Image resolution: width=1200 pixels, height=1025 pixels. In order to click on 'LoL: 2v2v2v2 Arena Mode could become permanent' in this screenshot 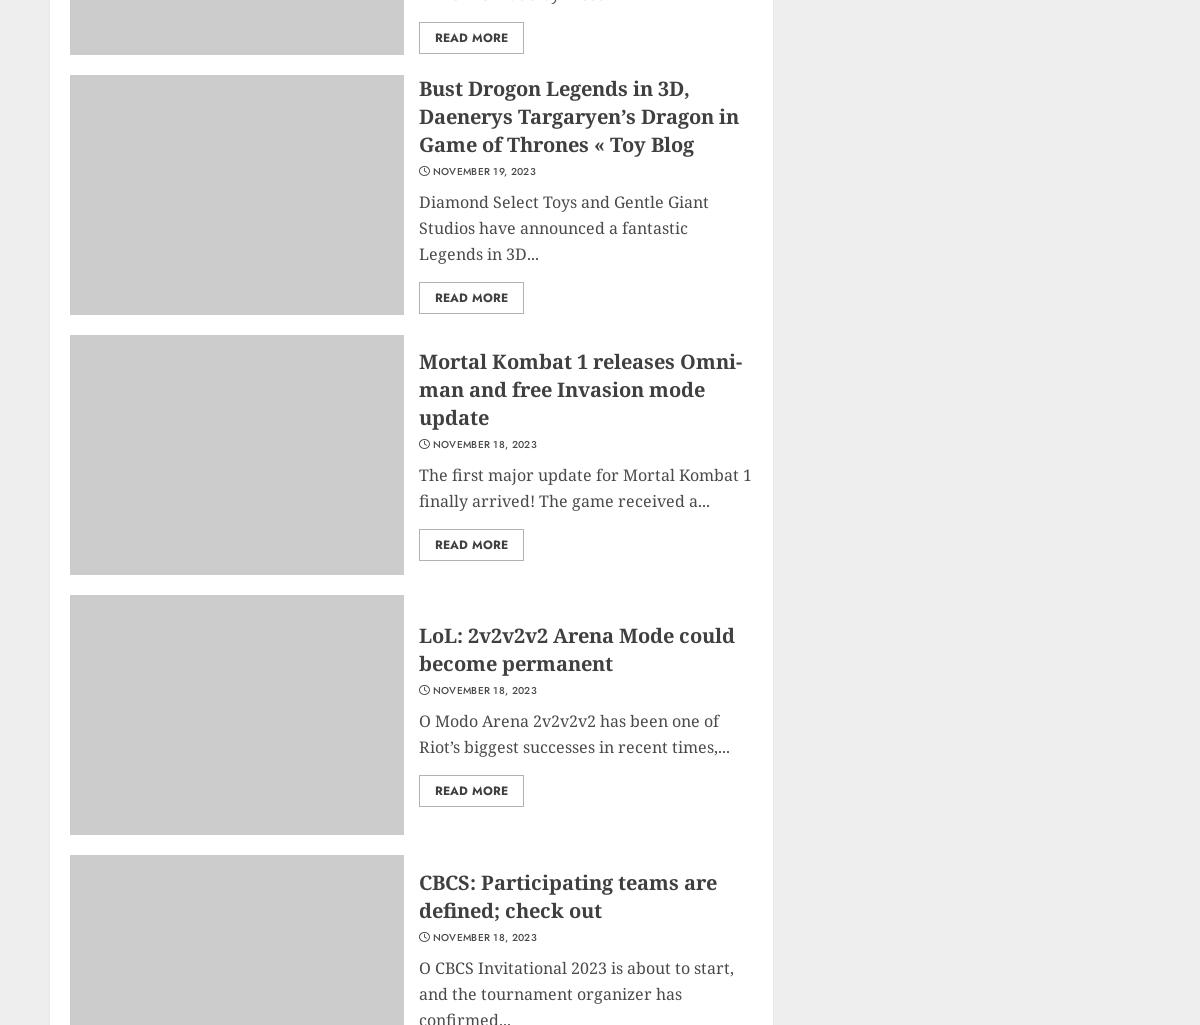, I will do `click(419, 648)`.